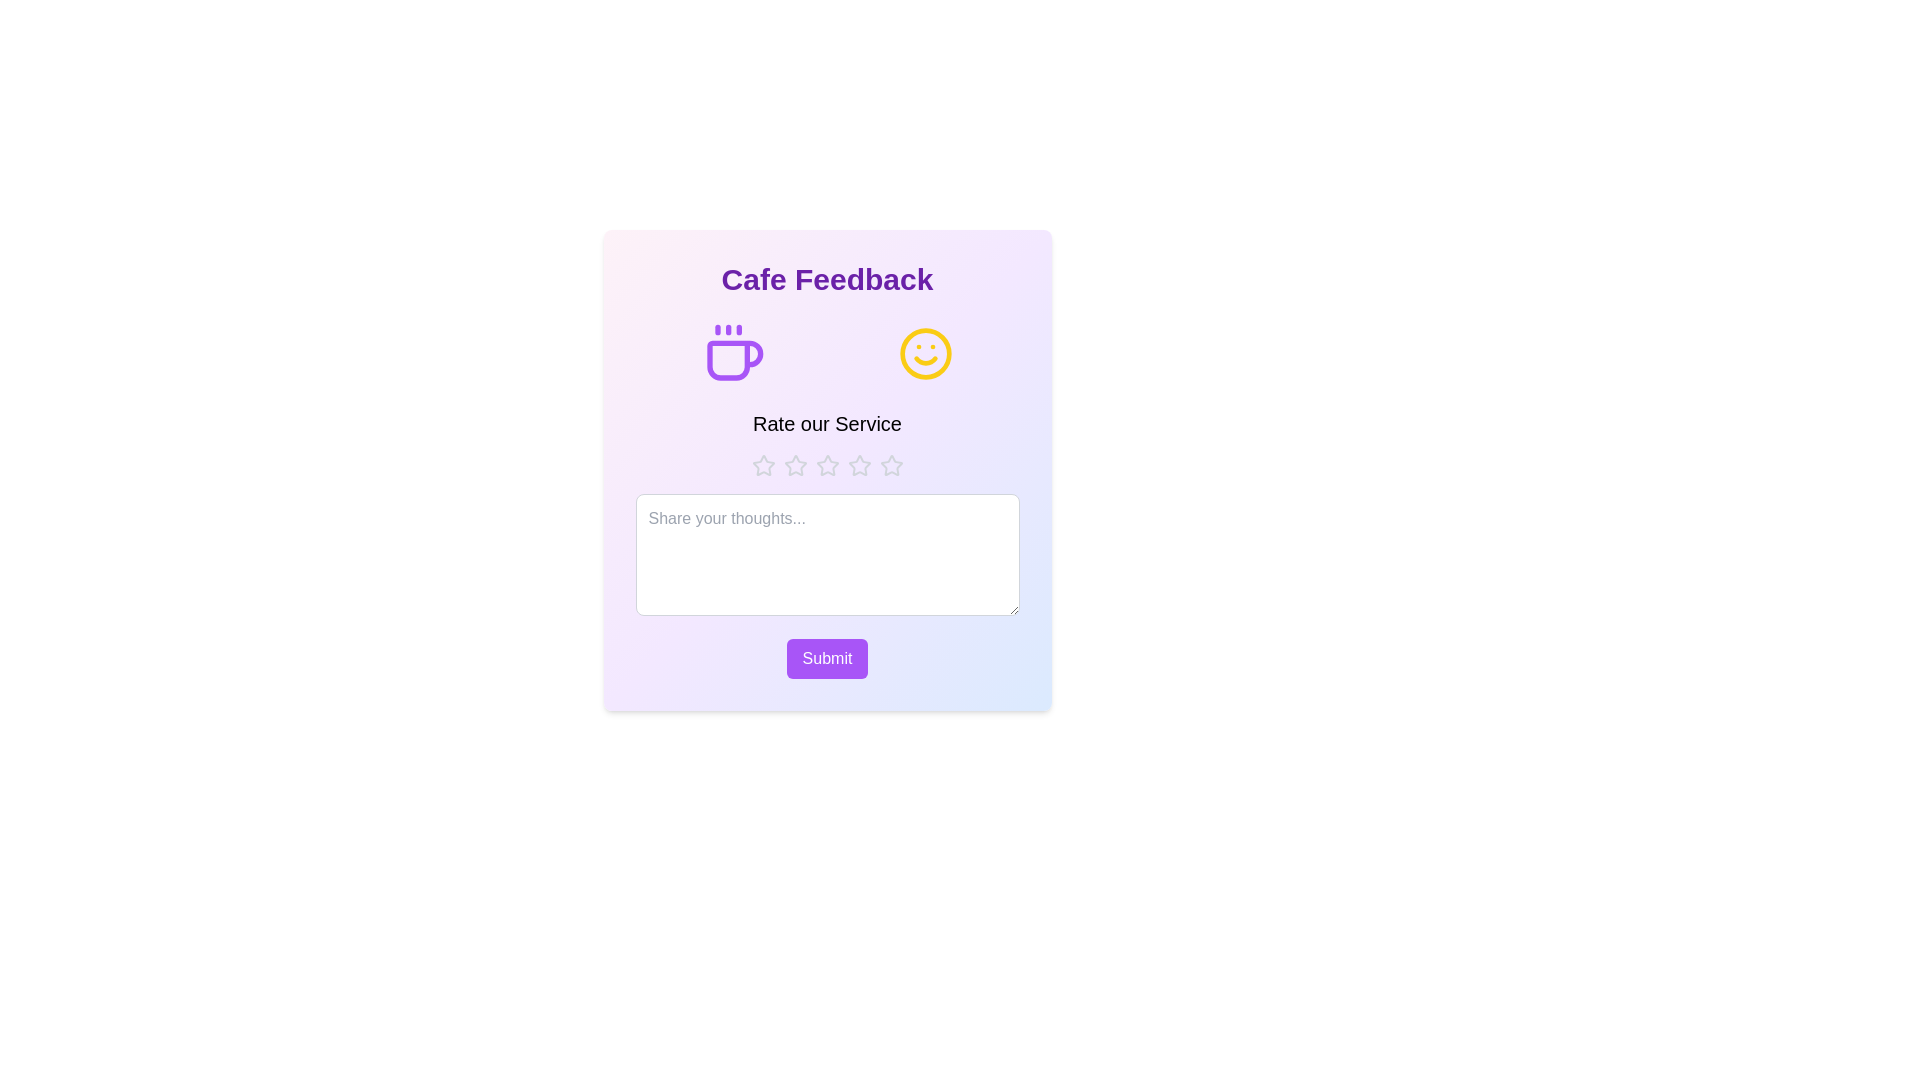 This screenshot has height=1080, width=1920. I want to click on the textarea and input the text 'Great service!', so click(827, 555).